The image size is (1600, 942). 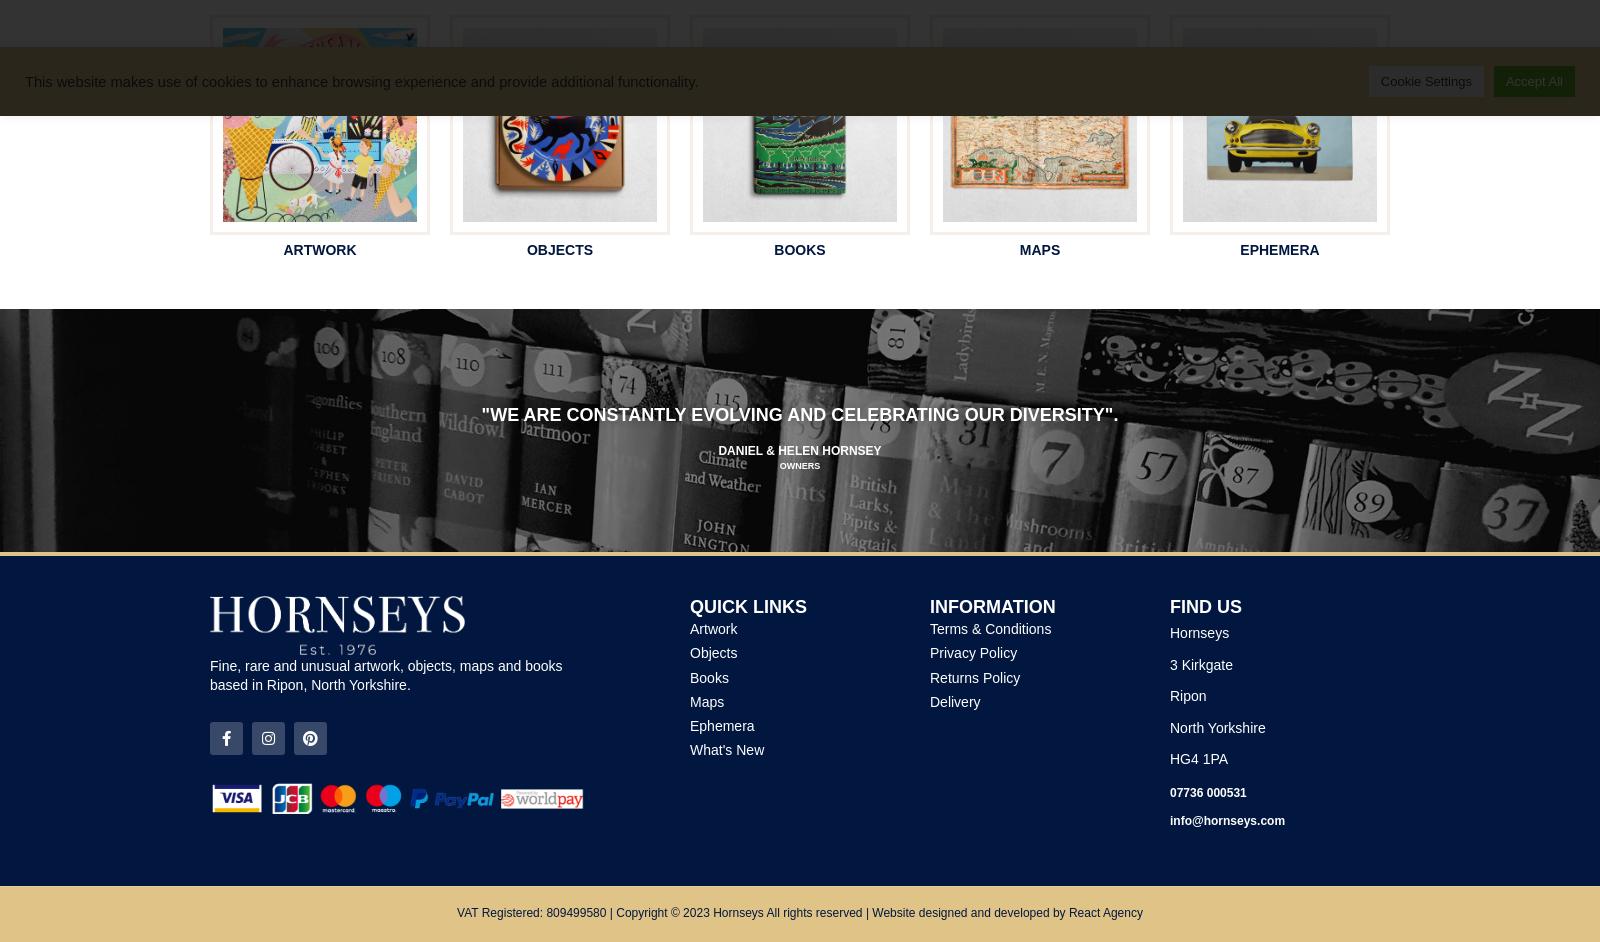 What do you see at coordinates (1104, 911) in the screenshot?
I see `'React Agency'` at bounding box center [1104, 911].